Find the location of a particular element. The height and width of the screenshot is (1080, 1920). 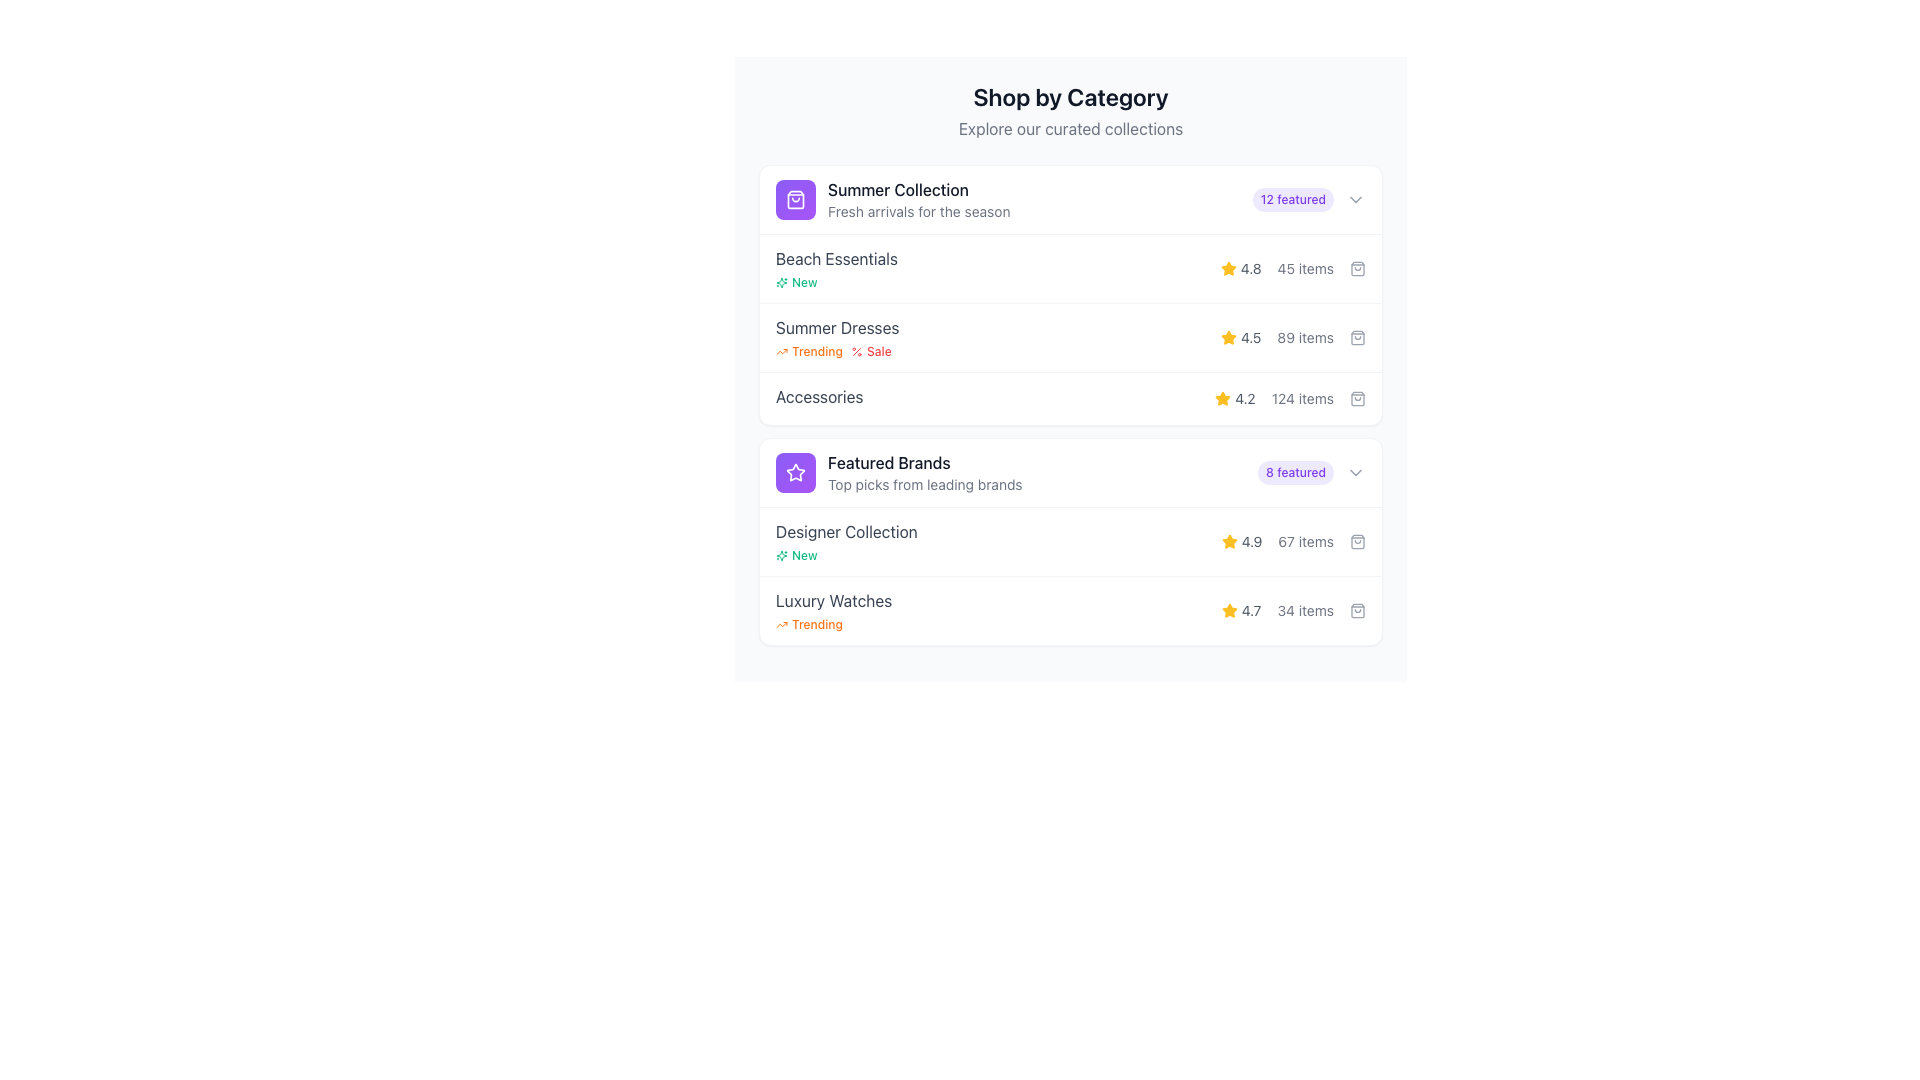

the first item in the list under 'Shop by Category' is located at coordinates (1069, 200).